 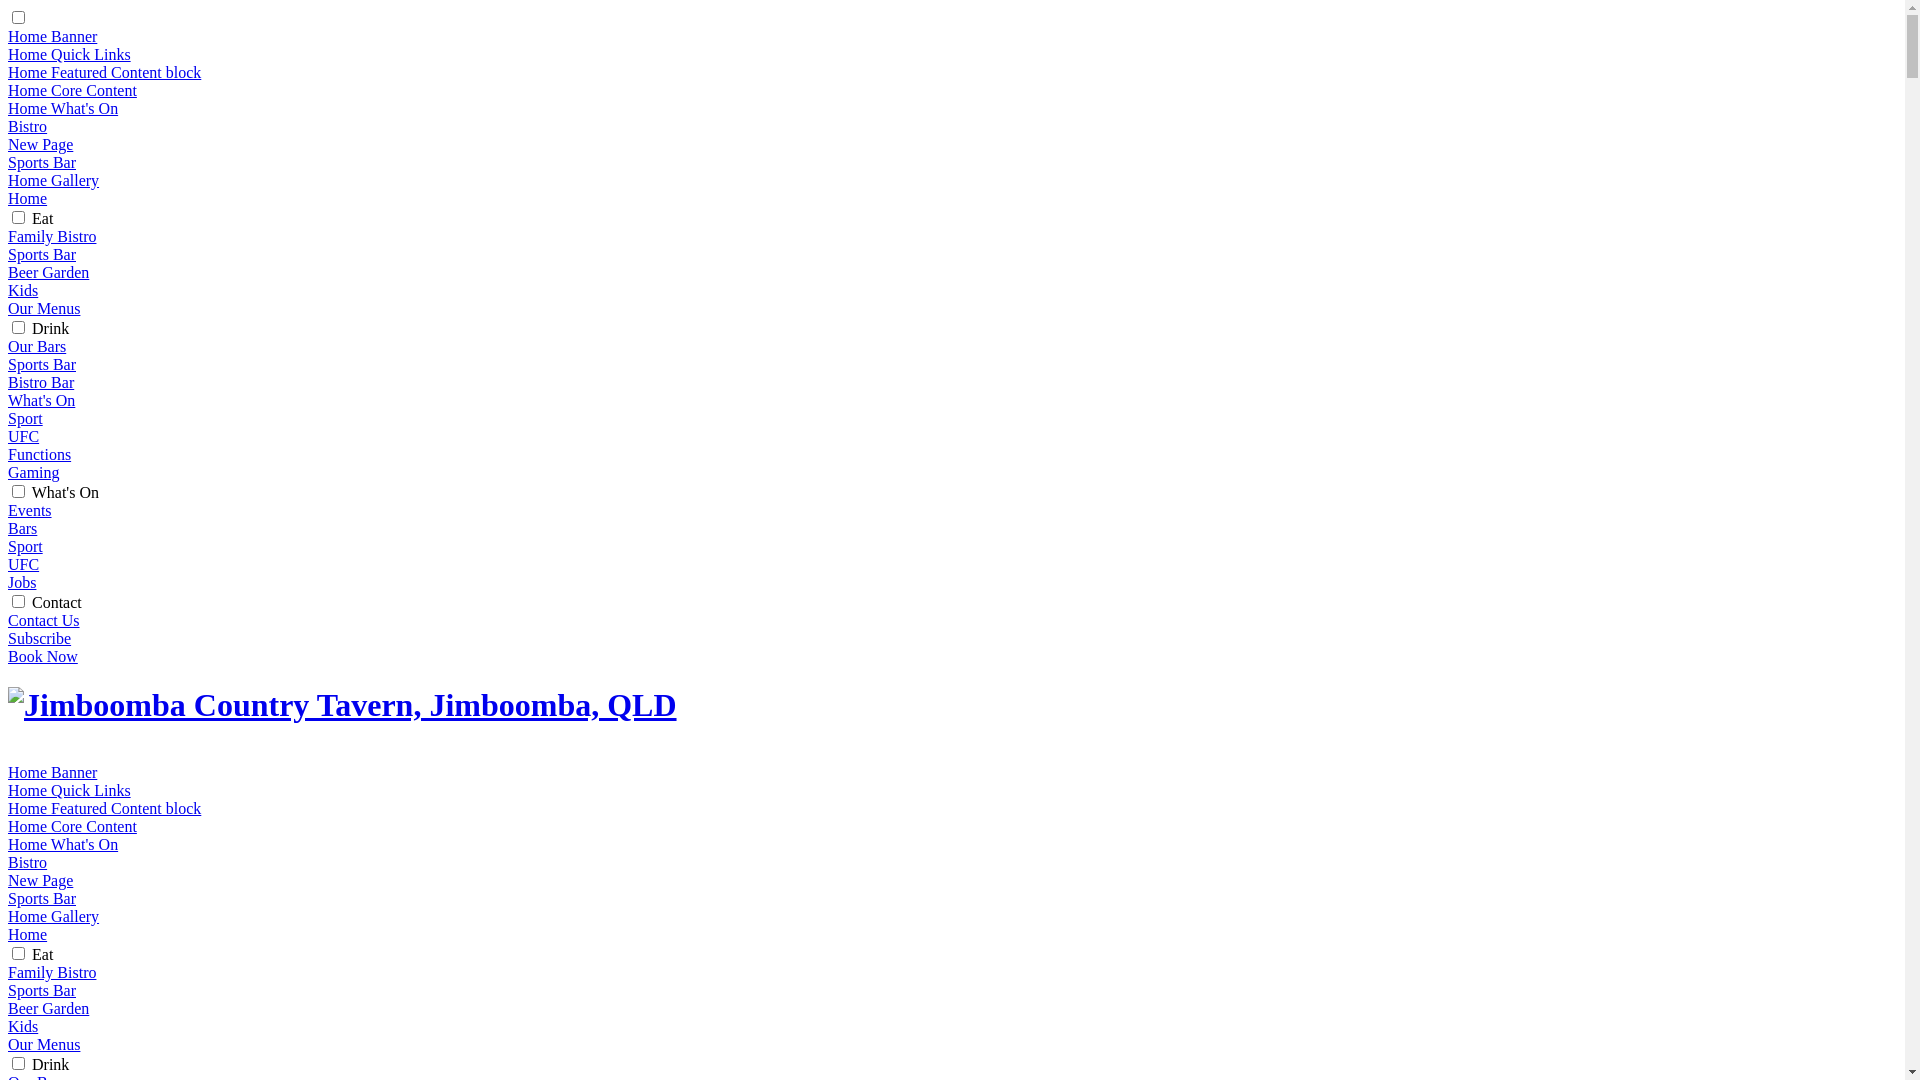 What do you see at coordinates (41, 382) in the screenshot?
I see `'Bistro Bar'` at bounding box center [41, 382].